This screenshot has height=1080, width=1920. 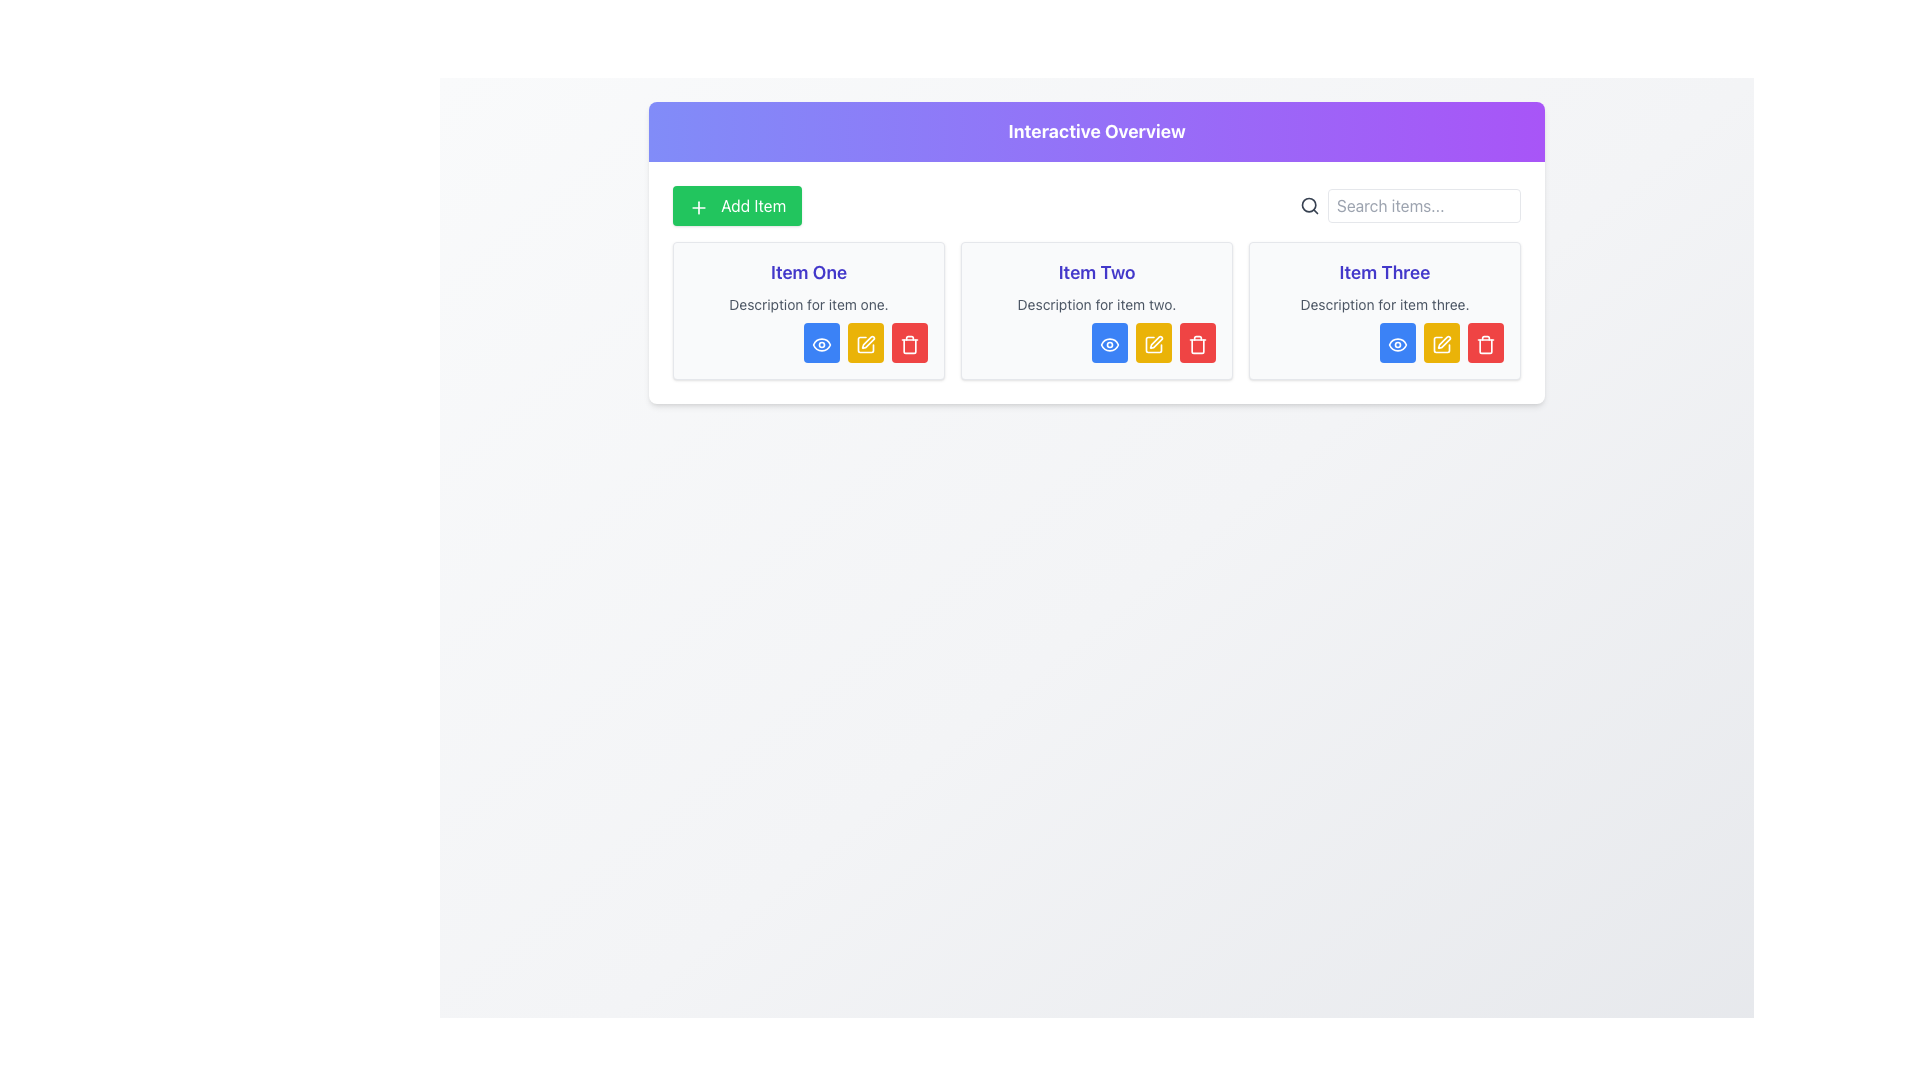 I want to click on the blue icon button resembling an eye located under 'Item Two', so click(x=1108, y=342).